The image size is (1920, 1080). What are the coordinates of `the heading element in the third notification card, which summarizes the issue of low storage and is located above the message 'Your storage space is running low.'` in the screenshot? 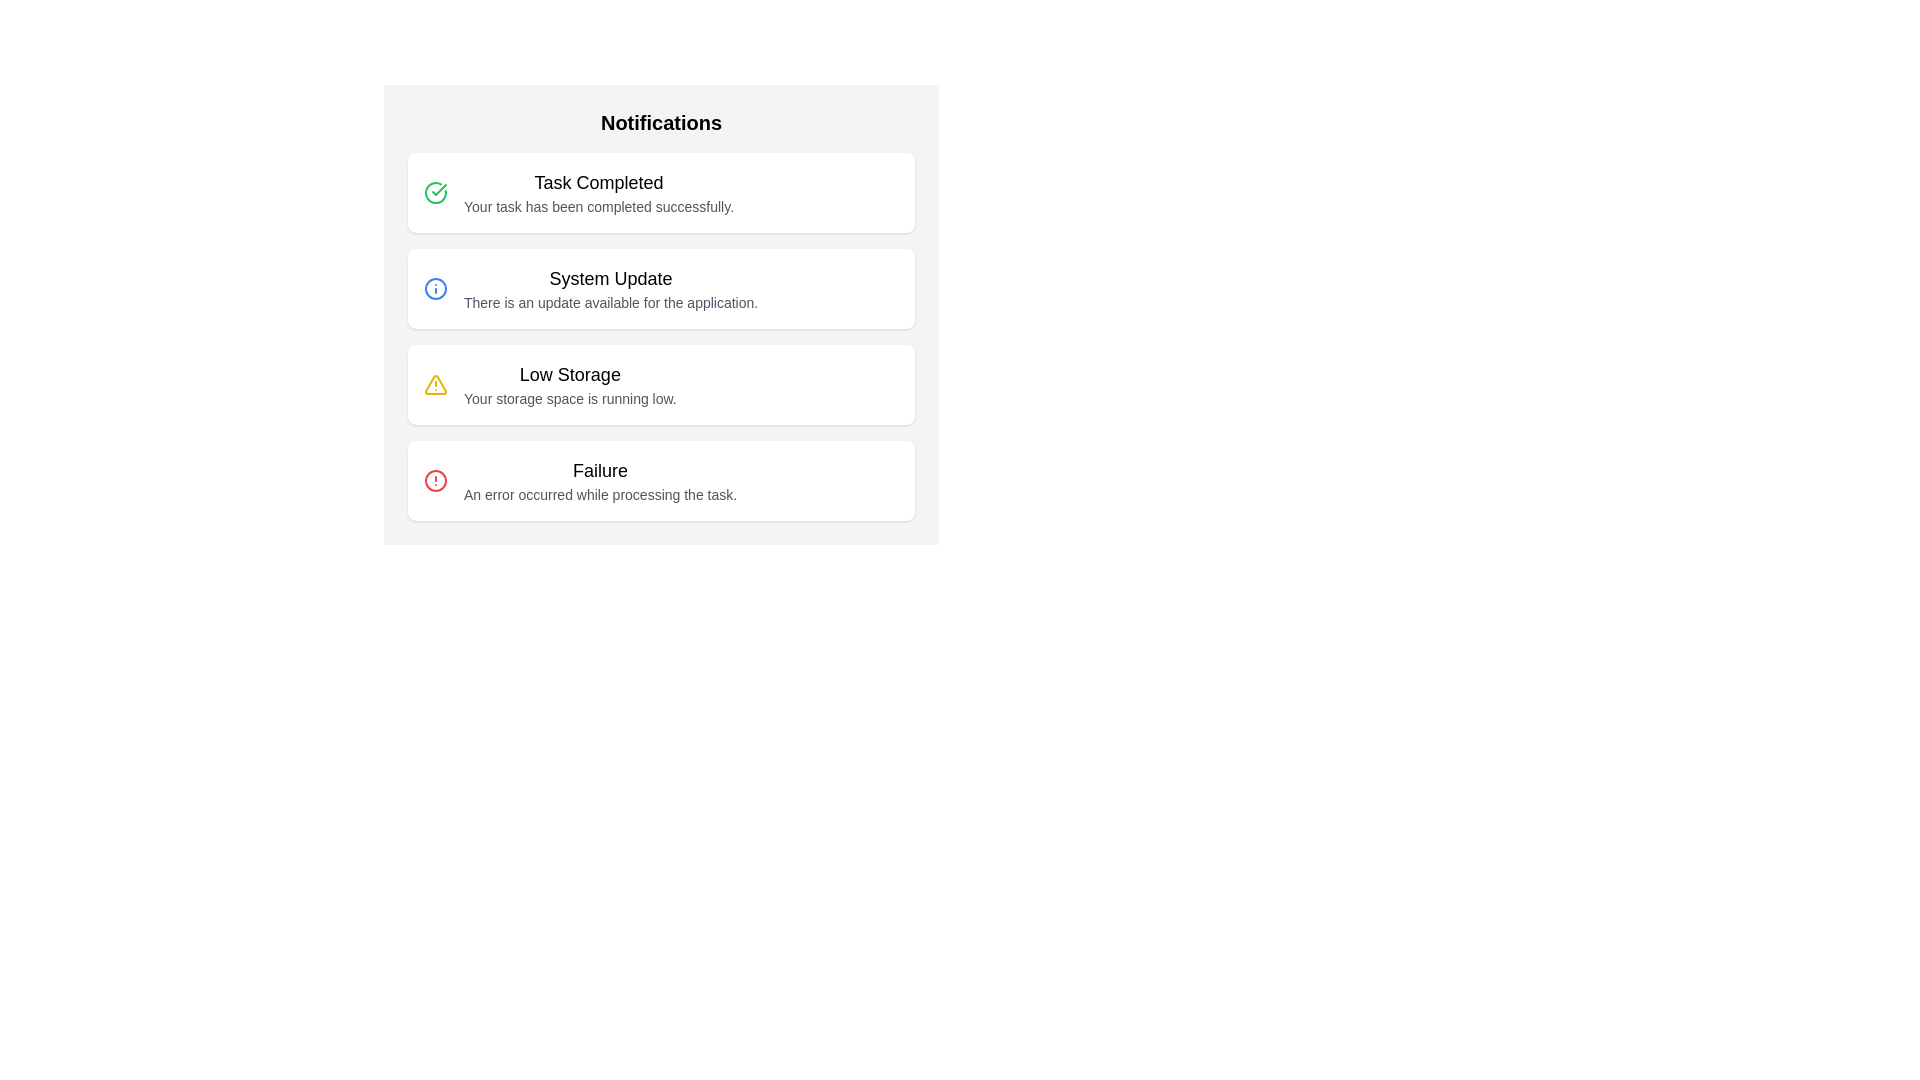 It's located at (569, 374).